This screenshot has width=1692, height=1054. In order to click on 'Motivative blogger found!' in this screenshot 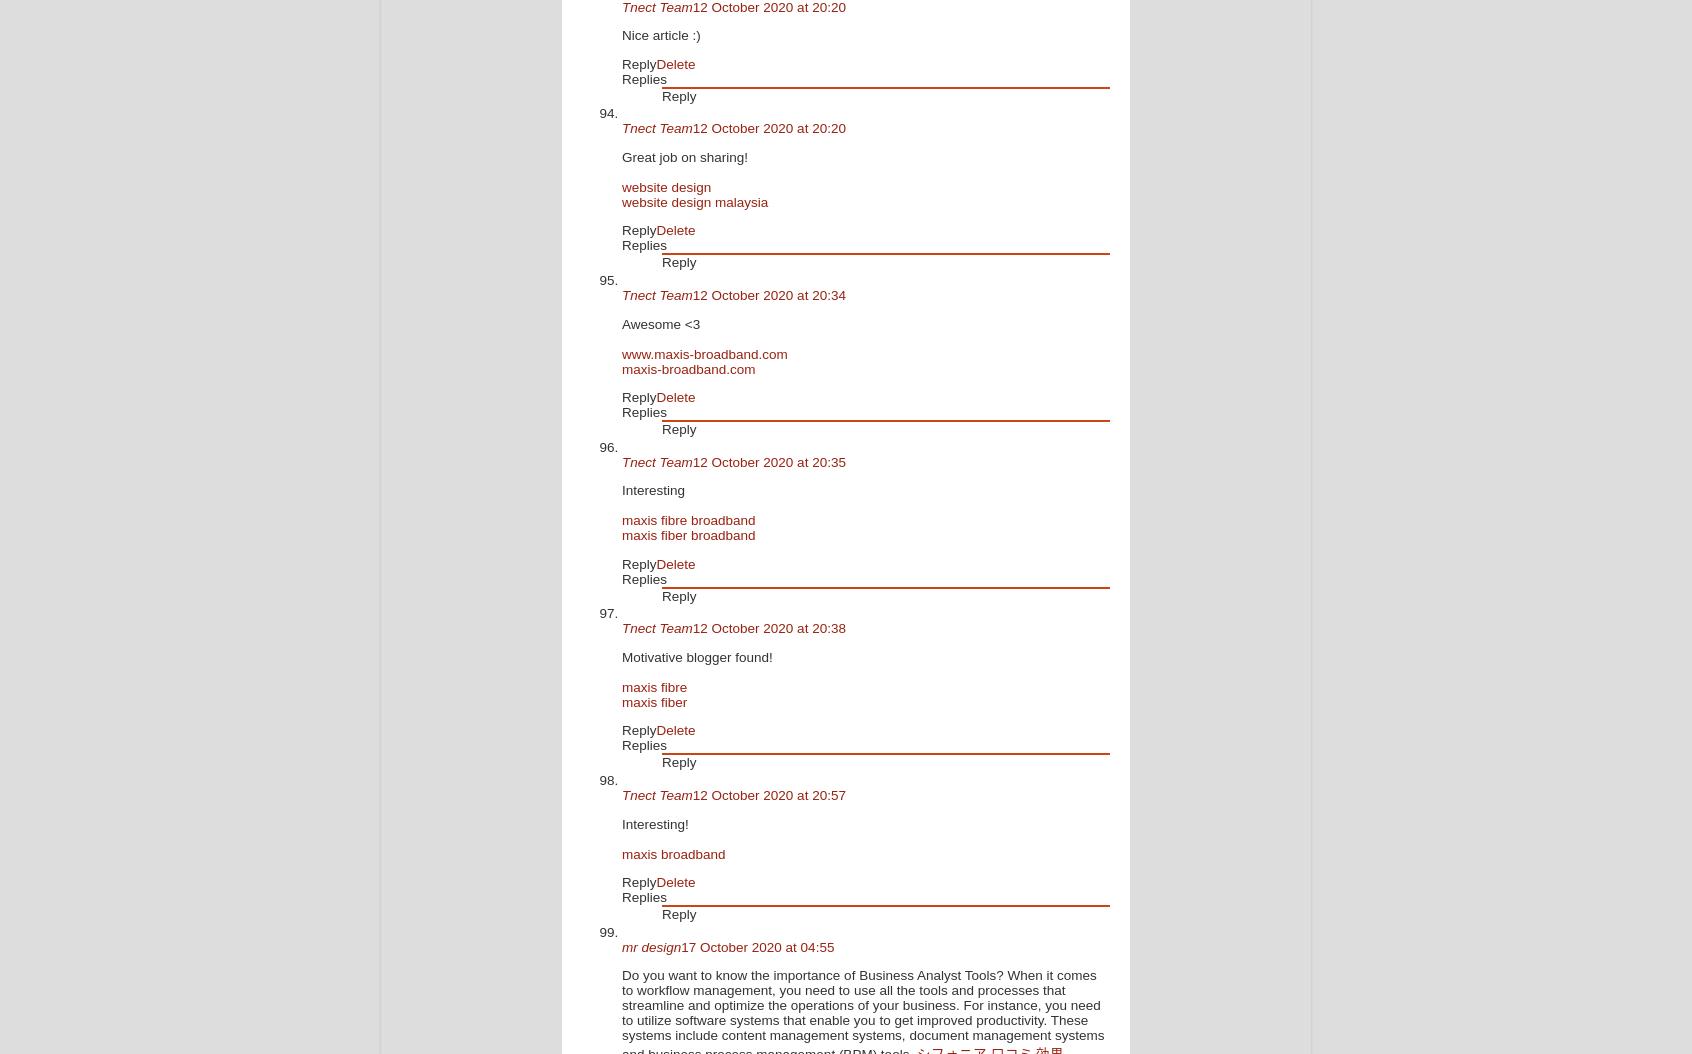, I will do `click(696, 656)`.